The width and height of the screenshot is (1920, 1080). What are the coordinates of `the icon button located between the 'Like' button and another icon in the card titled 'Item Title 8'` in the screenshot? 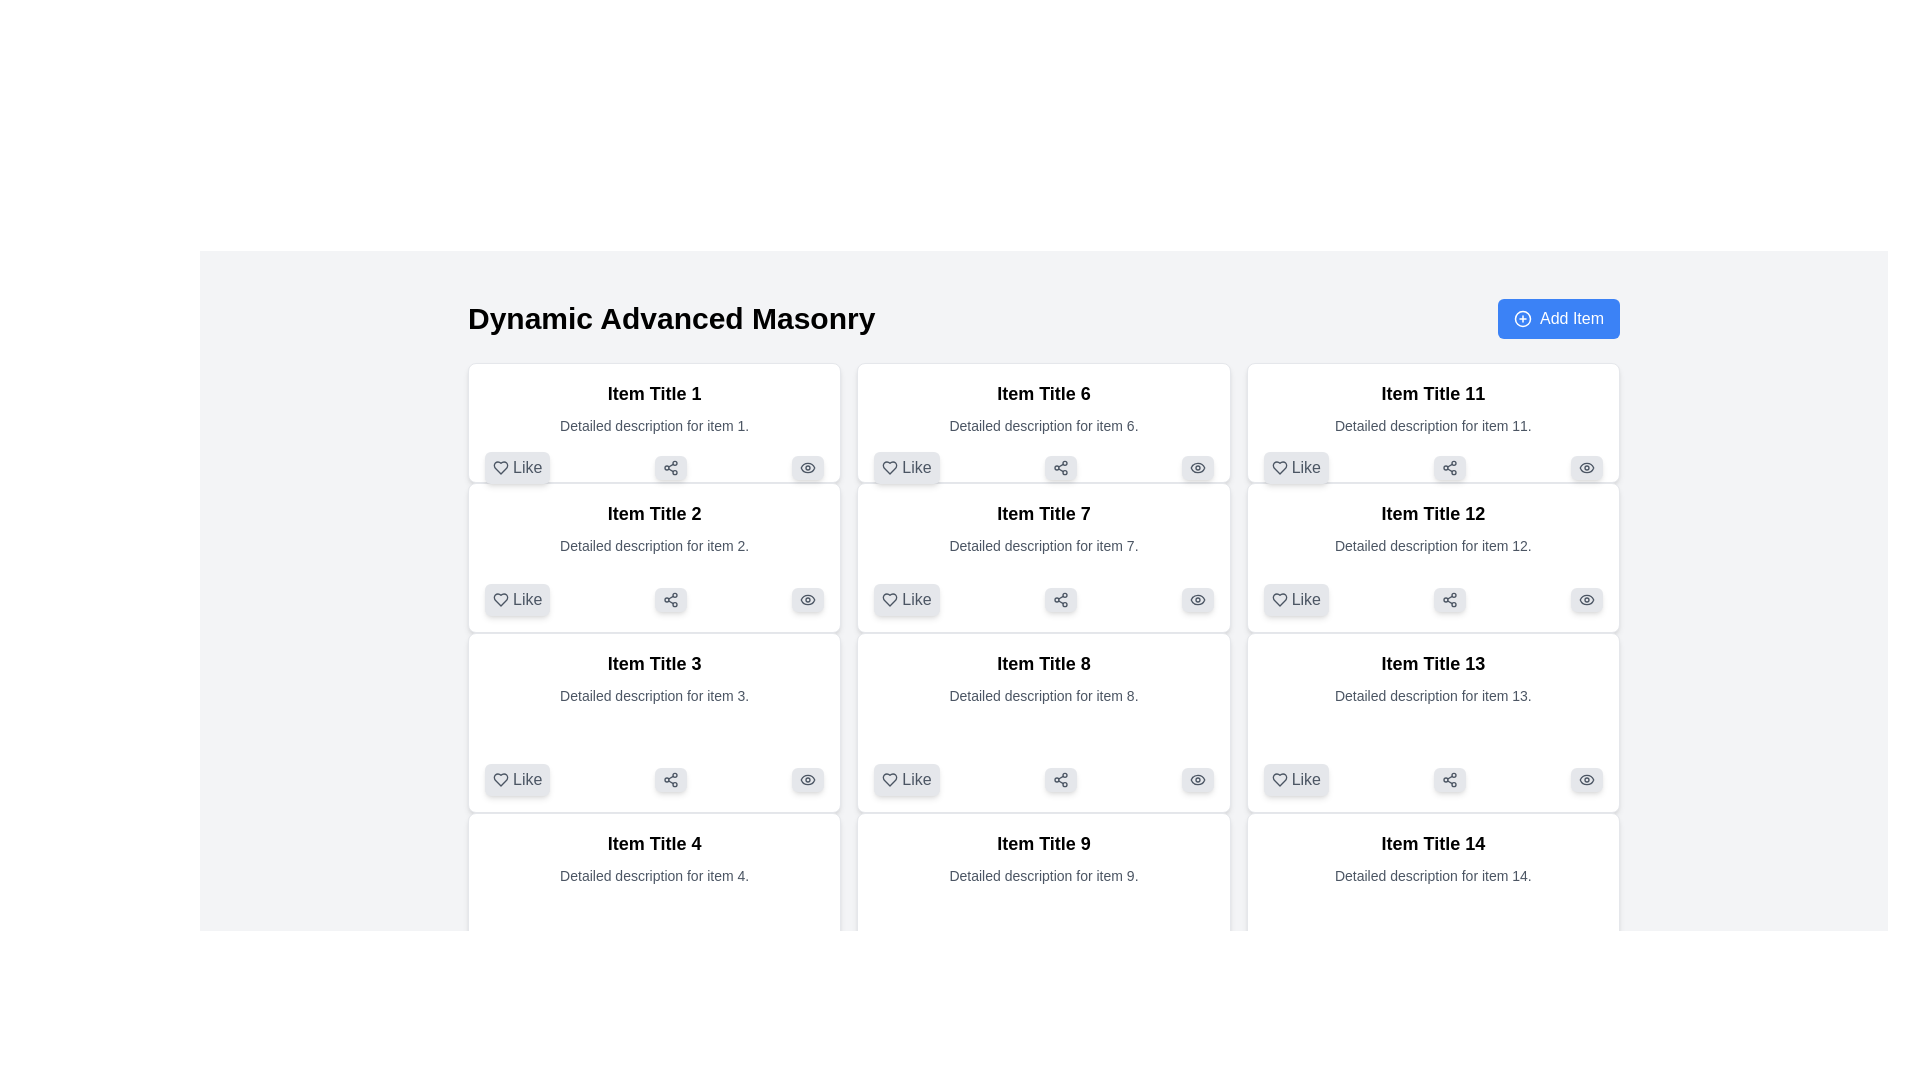 It's located at (1059, 778).